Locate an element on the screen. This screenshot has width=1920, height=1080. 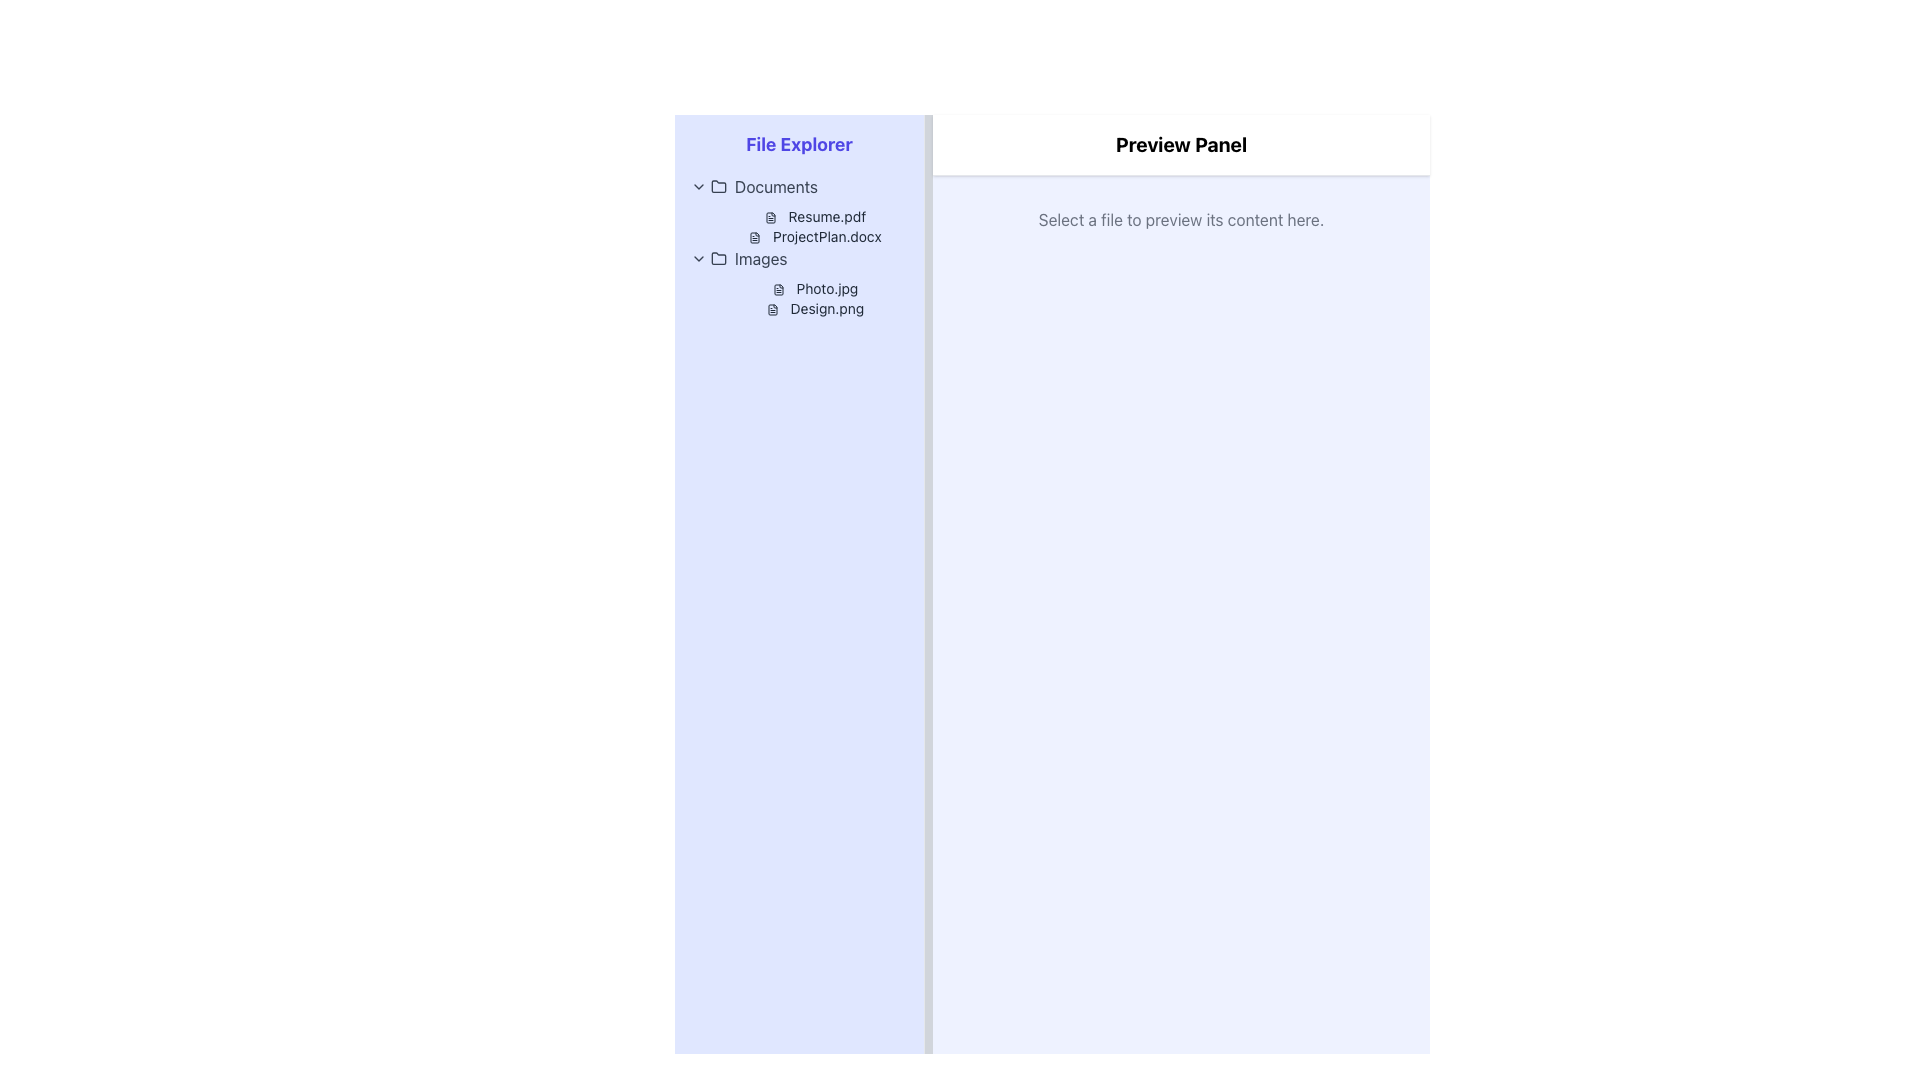
the header element located at the top of the right panel, which indicates the purpose of the content in the panel below it is located at coordinates (1181, 144).